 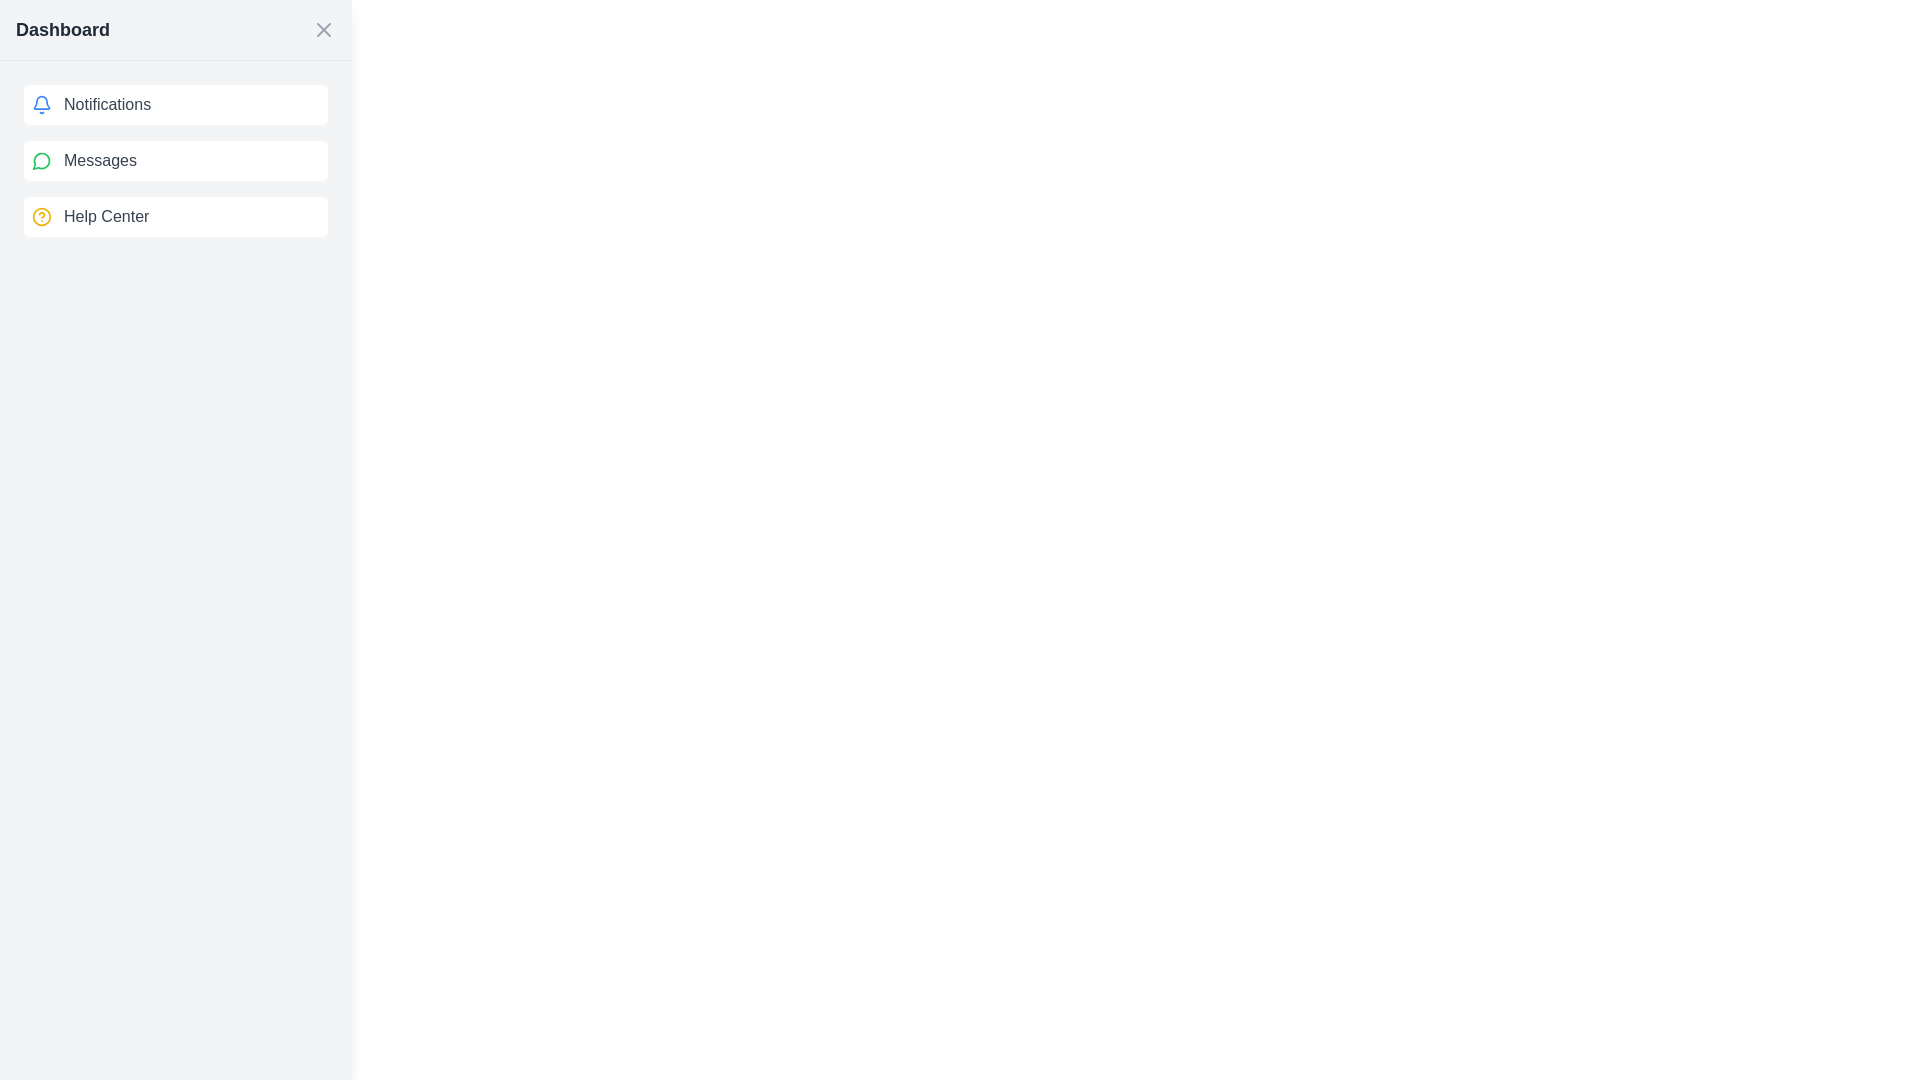 What do you see at coordinates (176, 216) in the screenshot?
I see `the navigation button located below the 'Messages' button` at bounding box center [176, 216].